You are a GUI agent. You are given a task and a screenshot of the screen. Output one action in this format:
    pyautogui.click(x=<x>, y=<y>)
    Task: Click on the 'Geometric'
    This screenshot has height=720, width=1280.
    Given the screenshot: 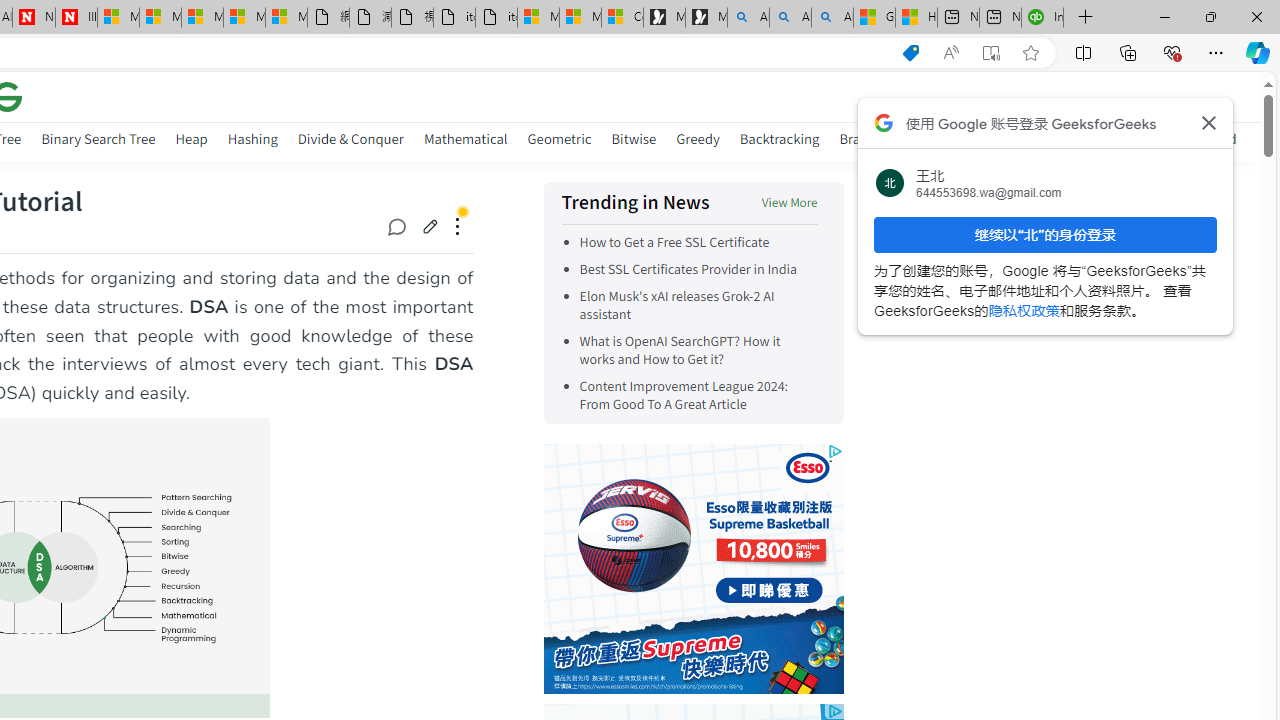 What is the action you would take?
    pyautogui.click(x=559, y=138)
    